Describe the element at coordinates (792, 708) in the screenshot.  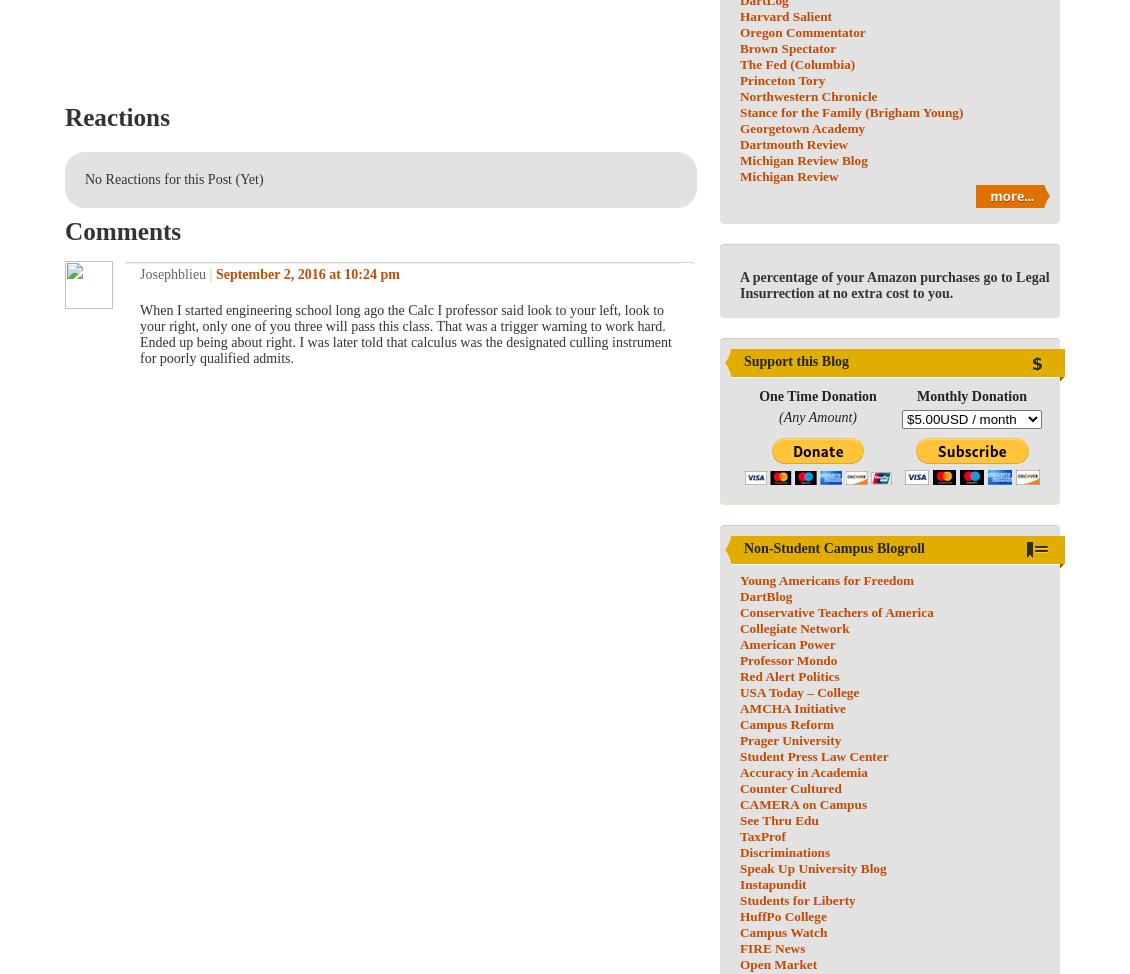
I see `'AMCHA Initiative'` at that location.